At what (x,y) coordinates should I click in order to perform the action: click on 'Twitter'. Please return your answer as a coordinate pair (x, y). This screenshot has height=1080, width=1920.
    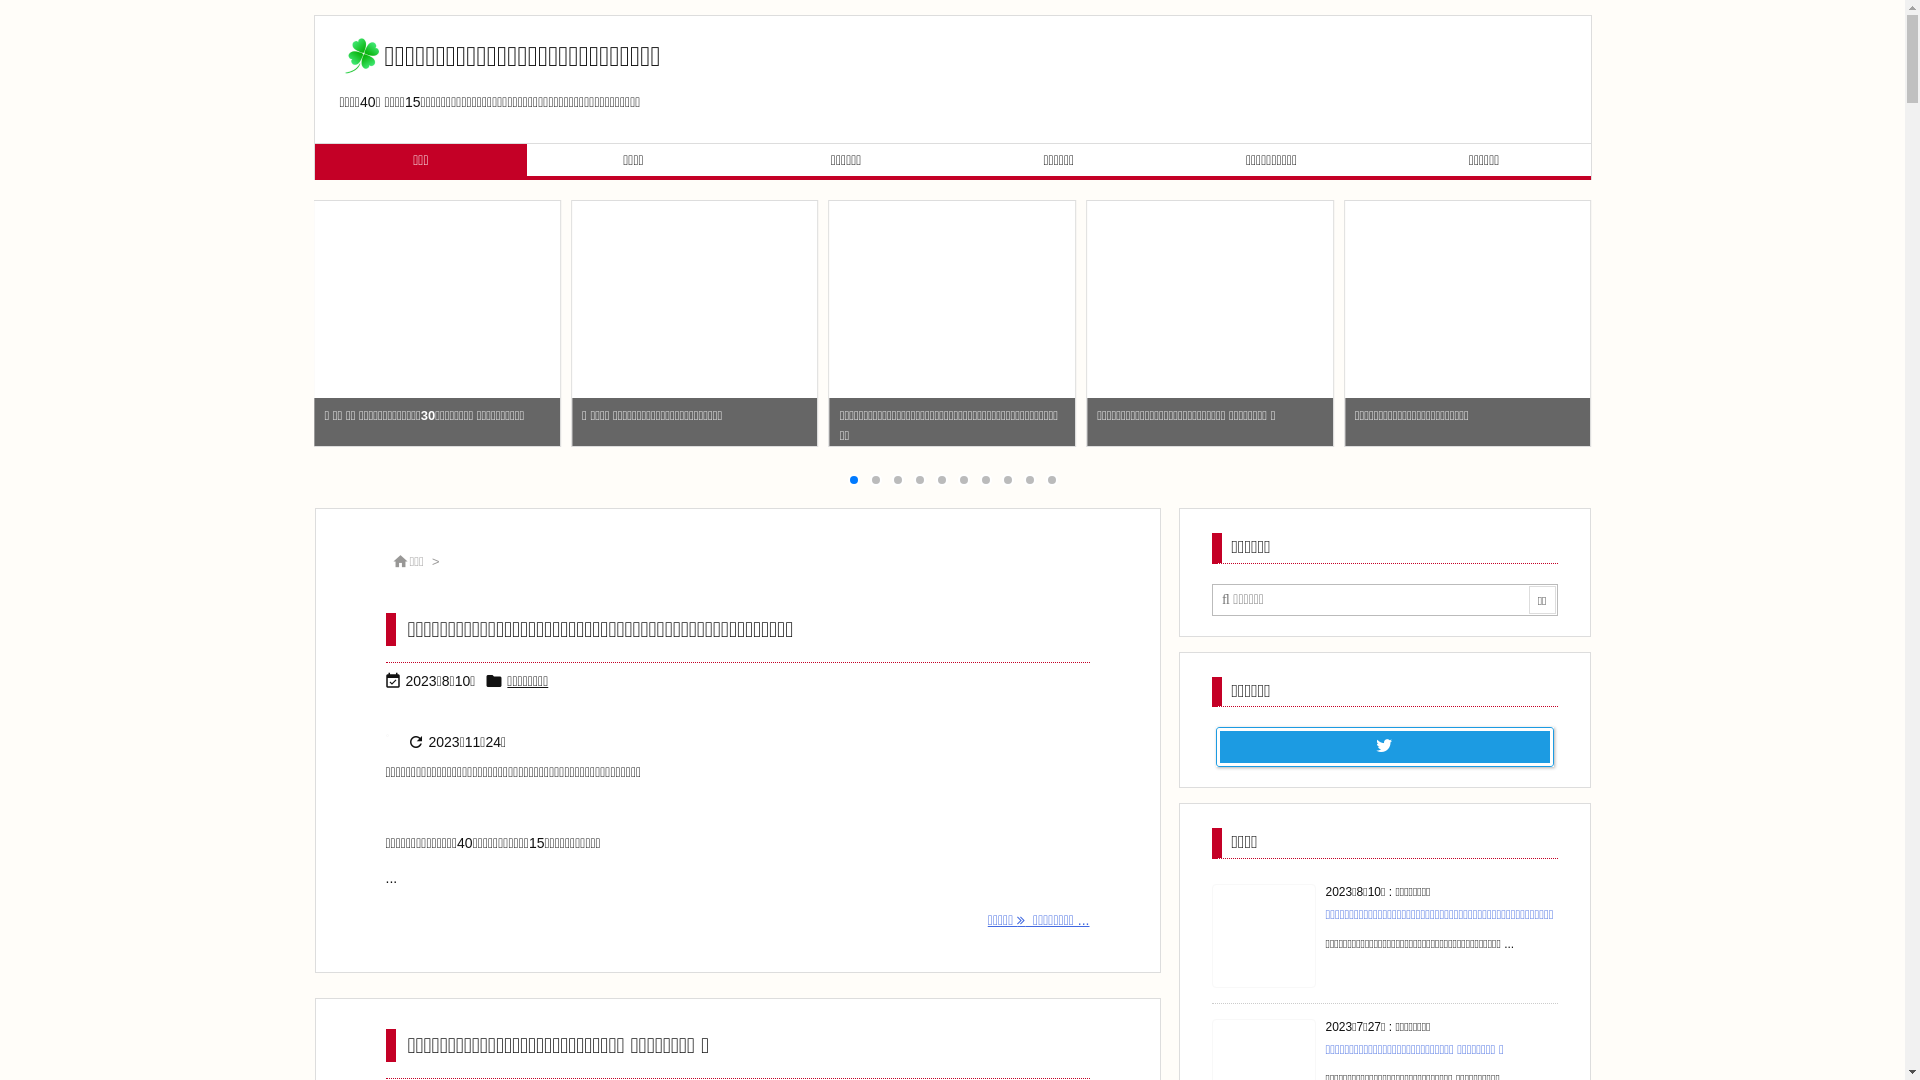
    Looking at the image, I should click on (1382, 747).